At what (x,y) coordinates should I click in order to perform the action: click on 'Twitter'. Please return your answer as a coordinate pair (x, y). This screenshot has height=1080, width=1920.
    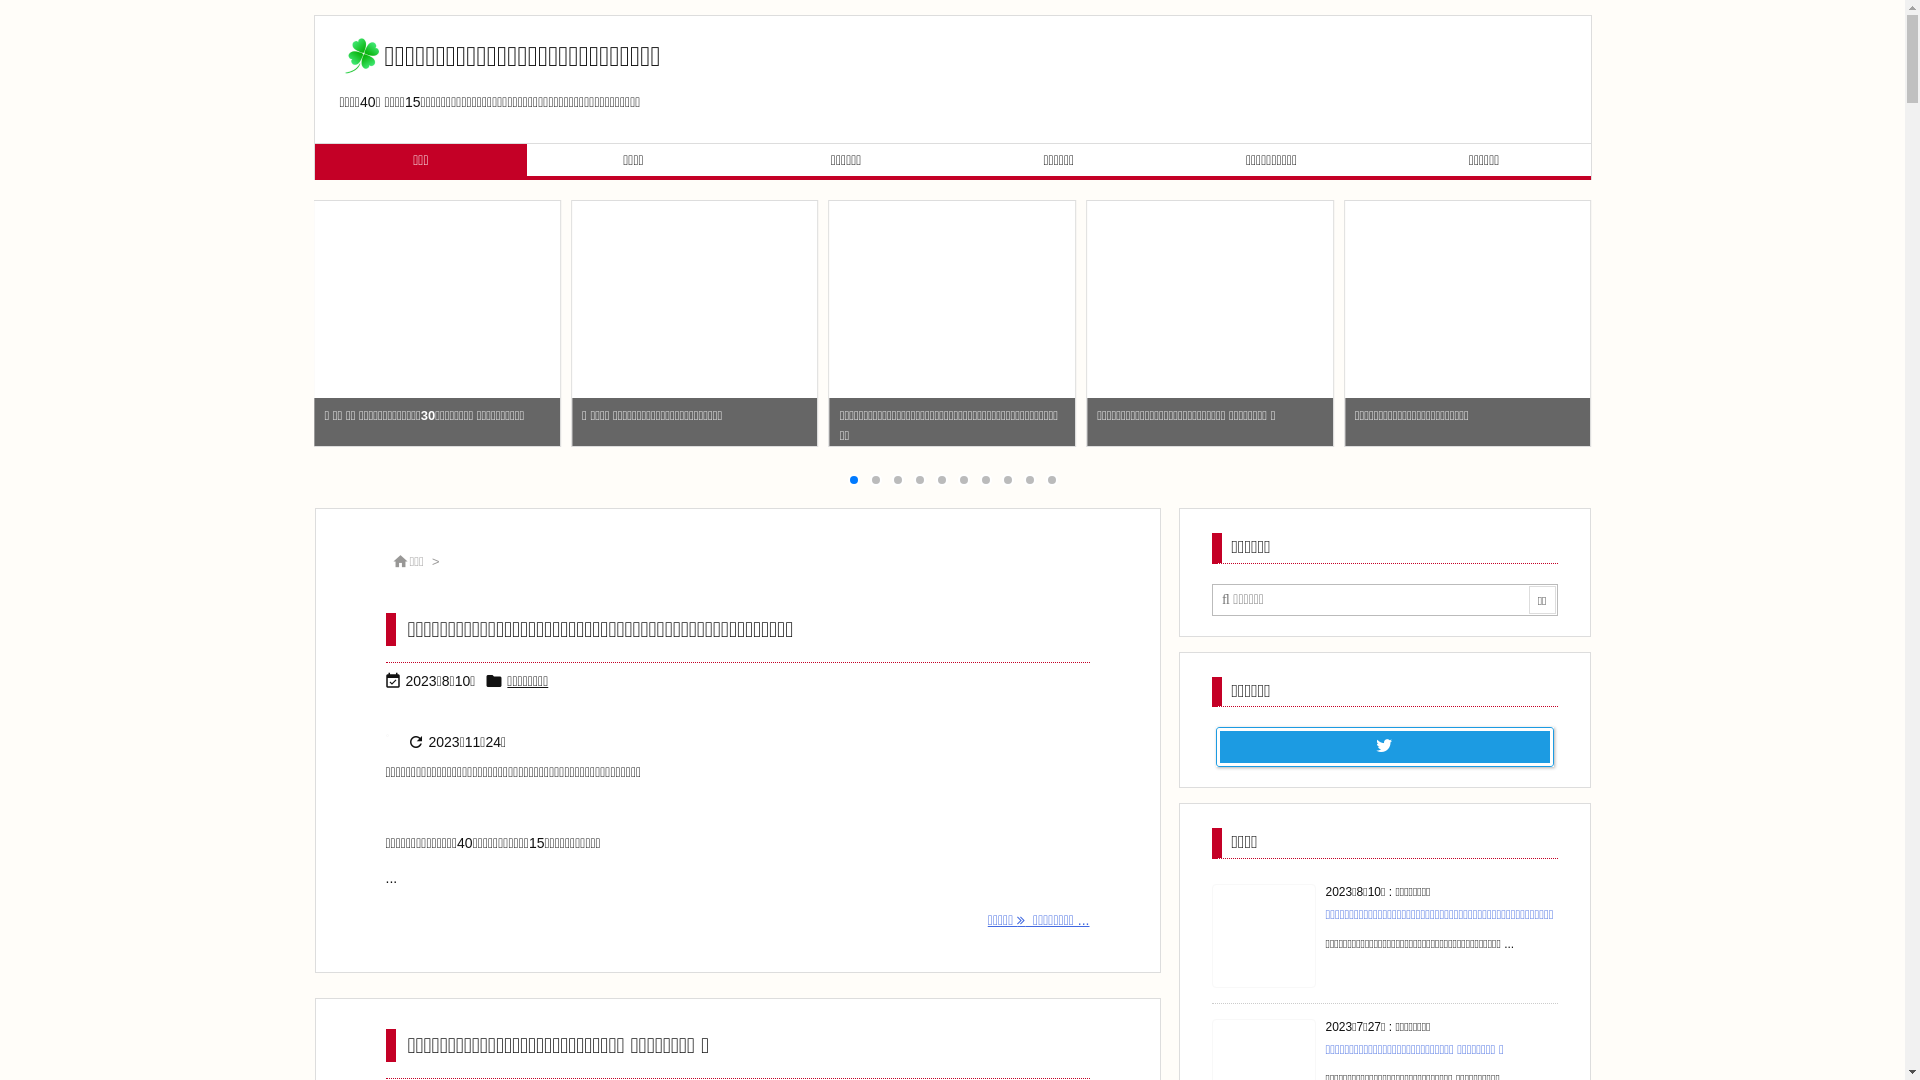
    Looking at the image, I should click on (1382, 747).